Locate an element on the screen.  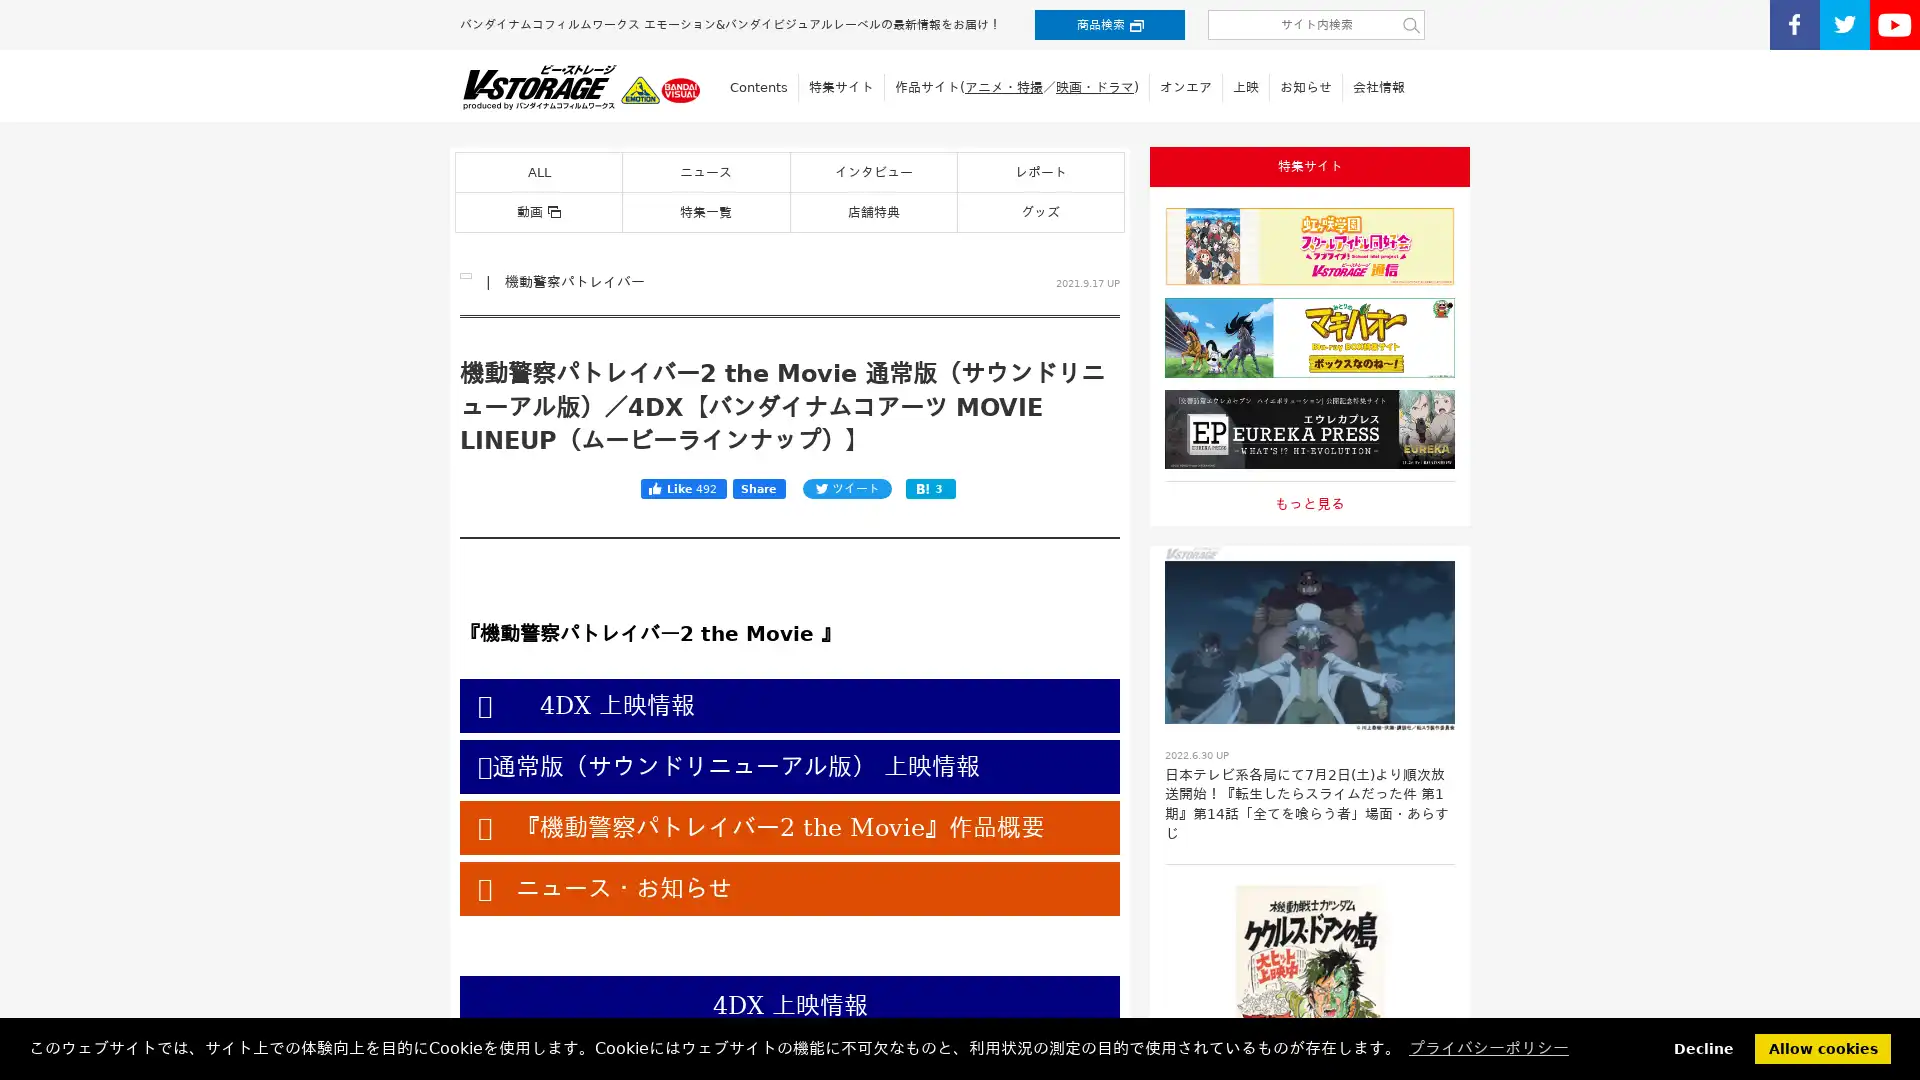
allow cookies is located at coordinates (1823, 1048).